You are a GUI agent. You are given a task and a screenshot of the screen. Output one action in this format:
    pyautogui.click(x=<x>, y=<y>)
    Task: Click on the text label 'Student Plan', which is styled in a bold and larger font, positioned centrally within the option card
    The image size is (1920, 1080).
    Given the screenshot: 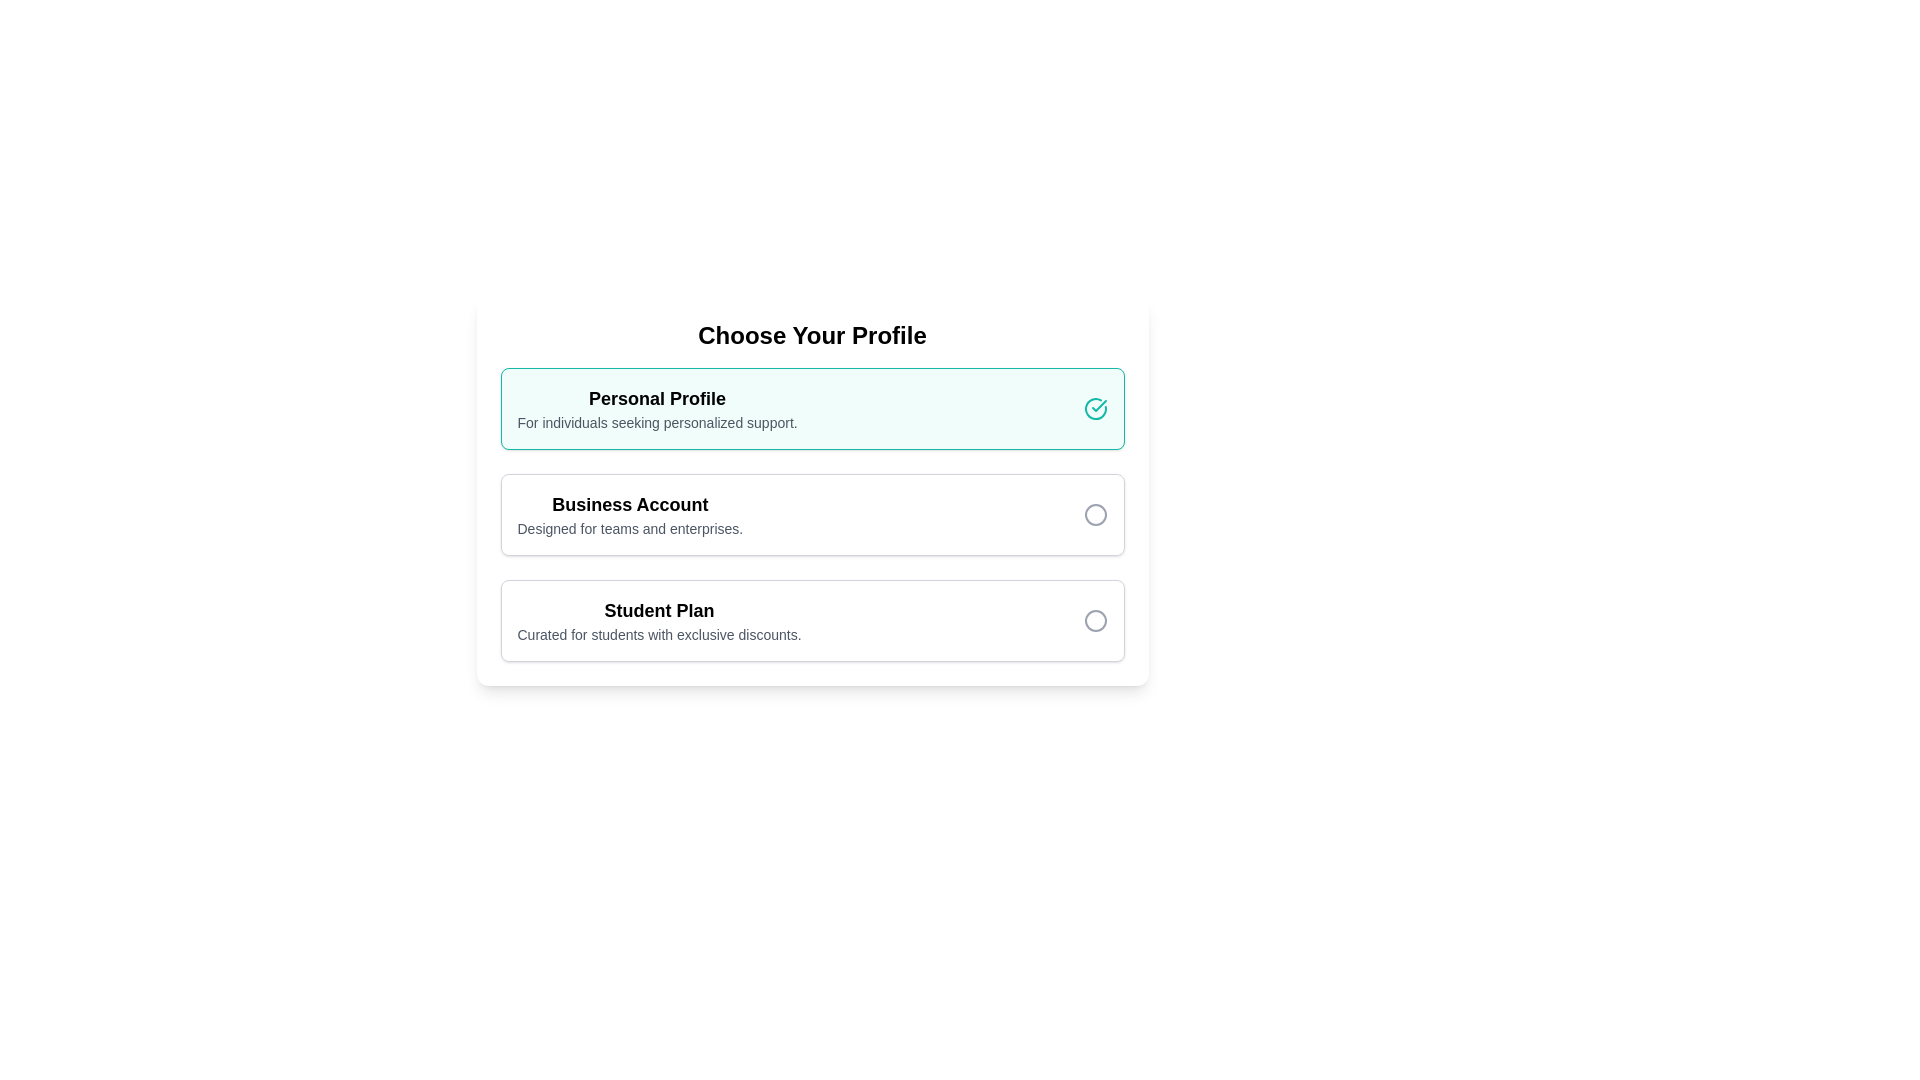 What is the action you would take?
    pyautogui.click(x=659, y=609)
    